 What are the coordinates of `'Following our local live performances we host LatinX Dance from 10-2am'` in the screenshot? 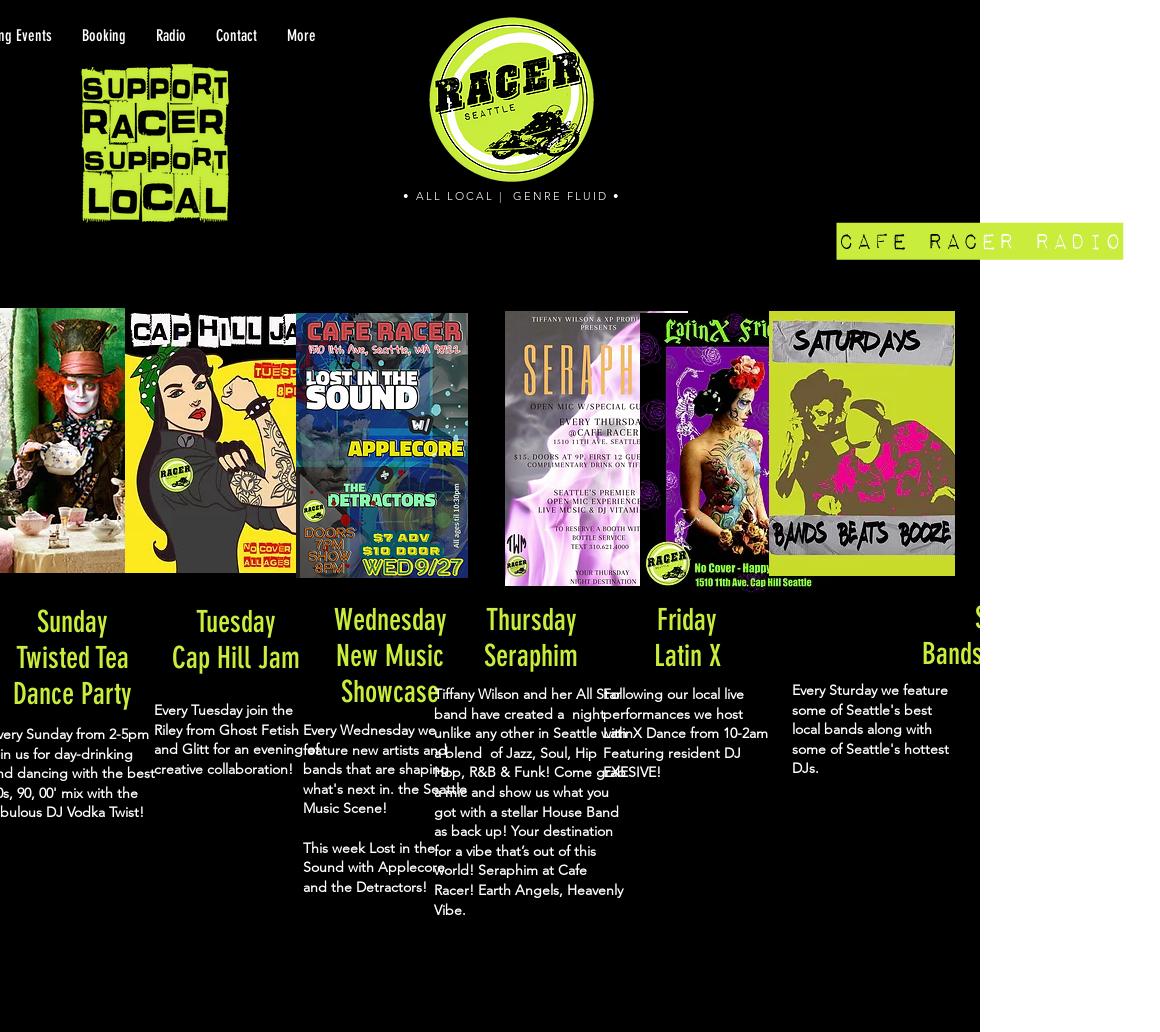 It's located at (684, 712).